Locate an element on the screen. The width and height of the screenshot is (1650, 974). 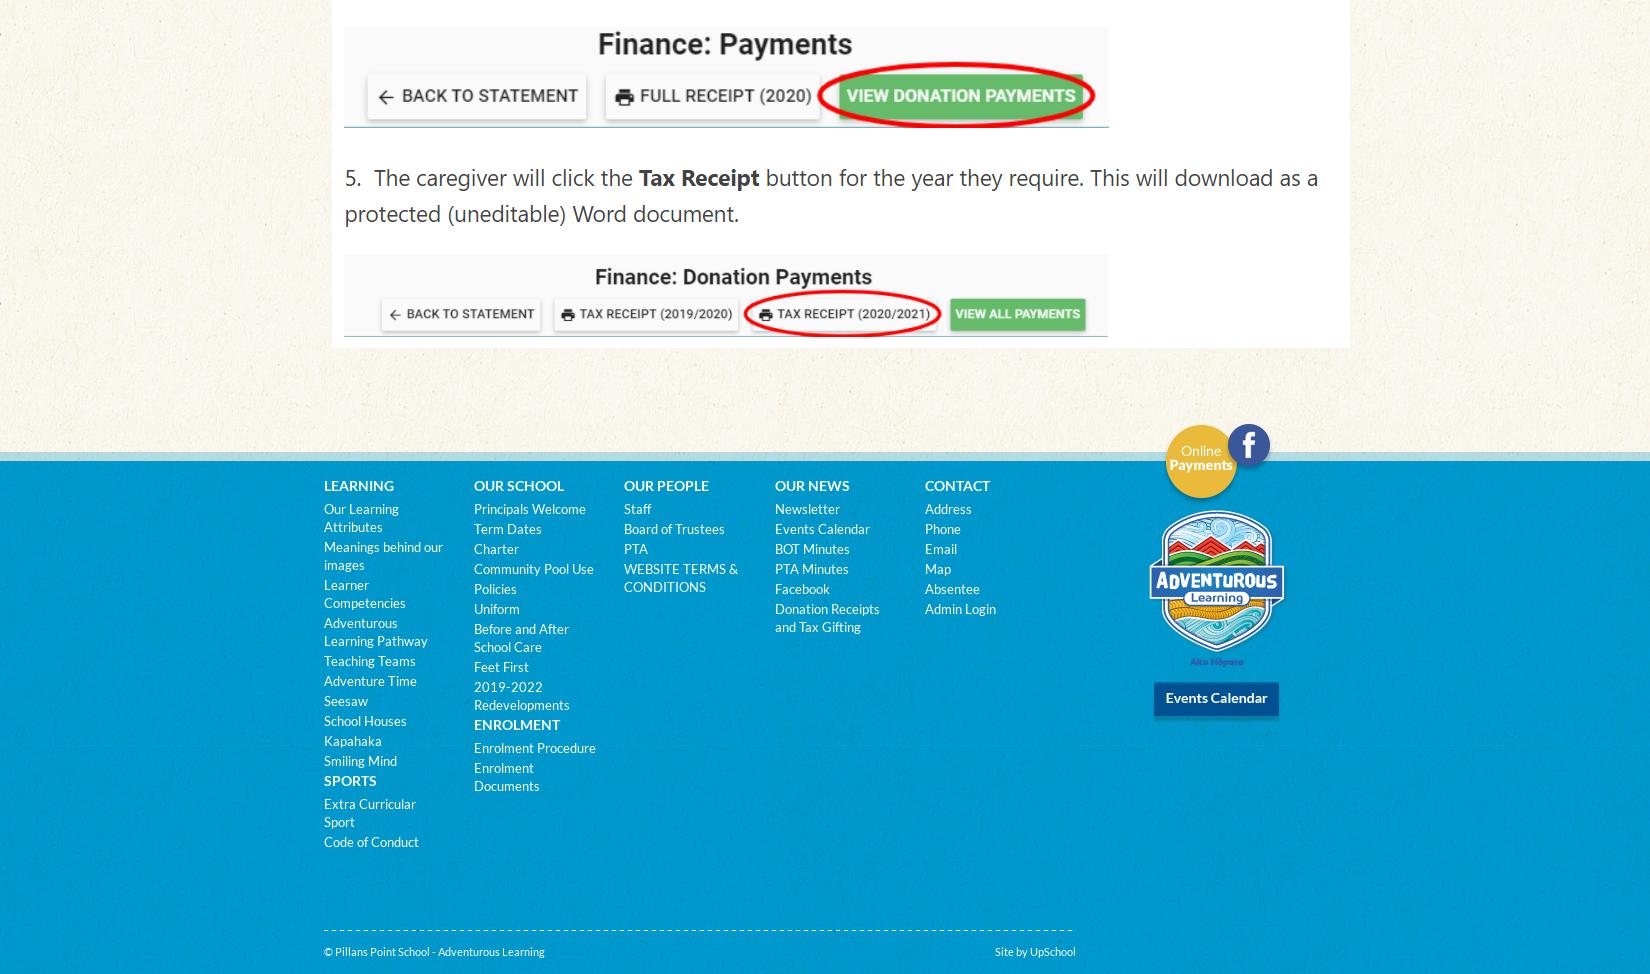
'Board of Trustees' is located at coordinates (623, 528).